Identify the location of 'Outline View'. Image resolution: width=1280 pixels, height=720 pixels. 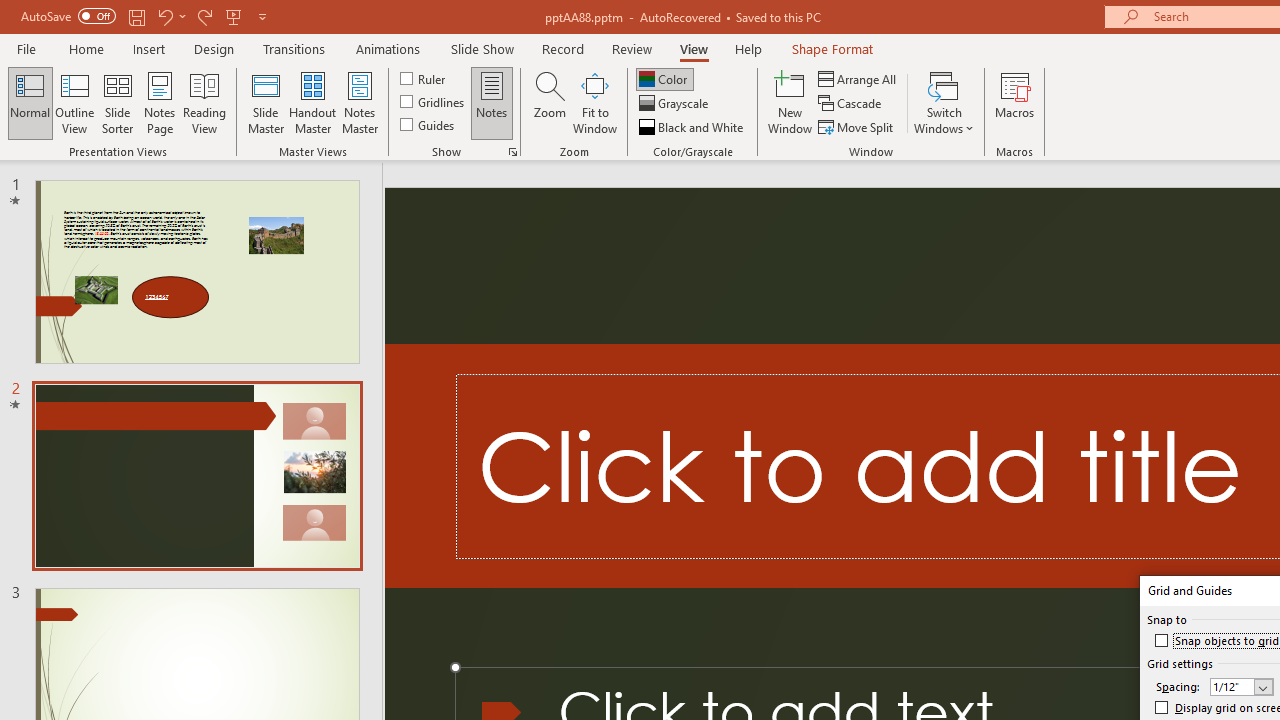
(74, 103).